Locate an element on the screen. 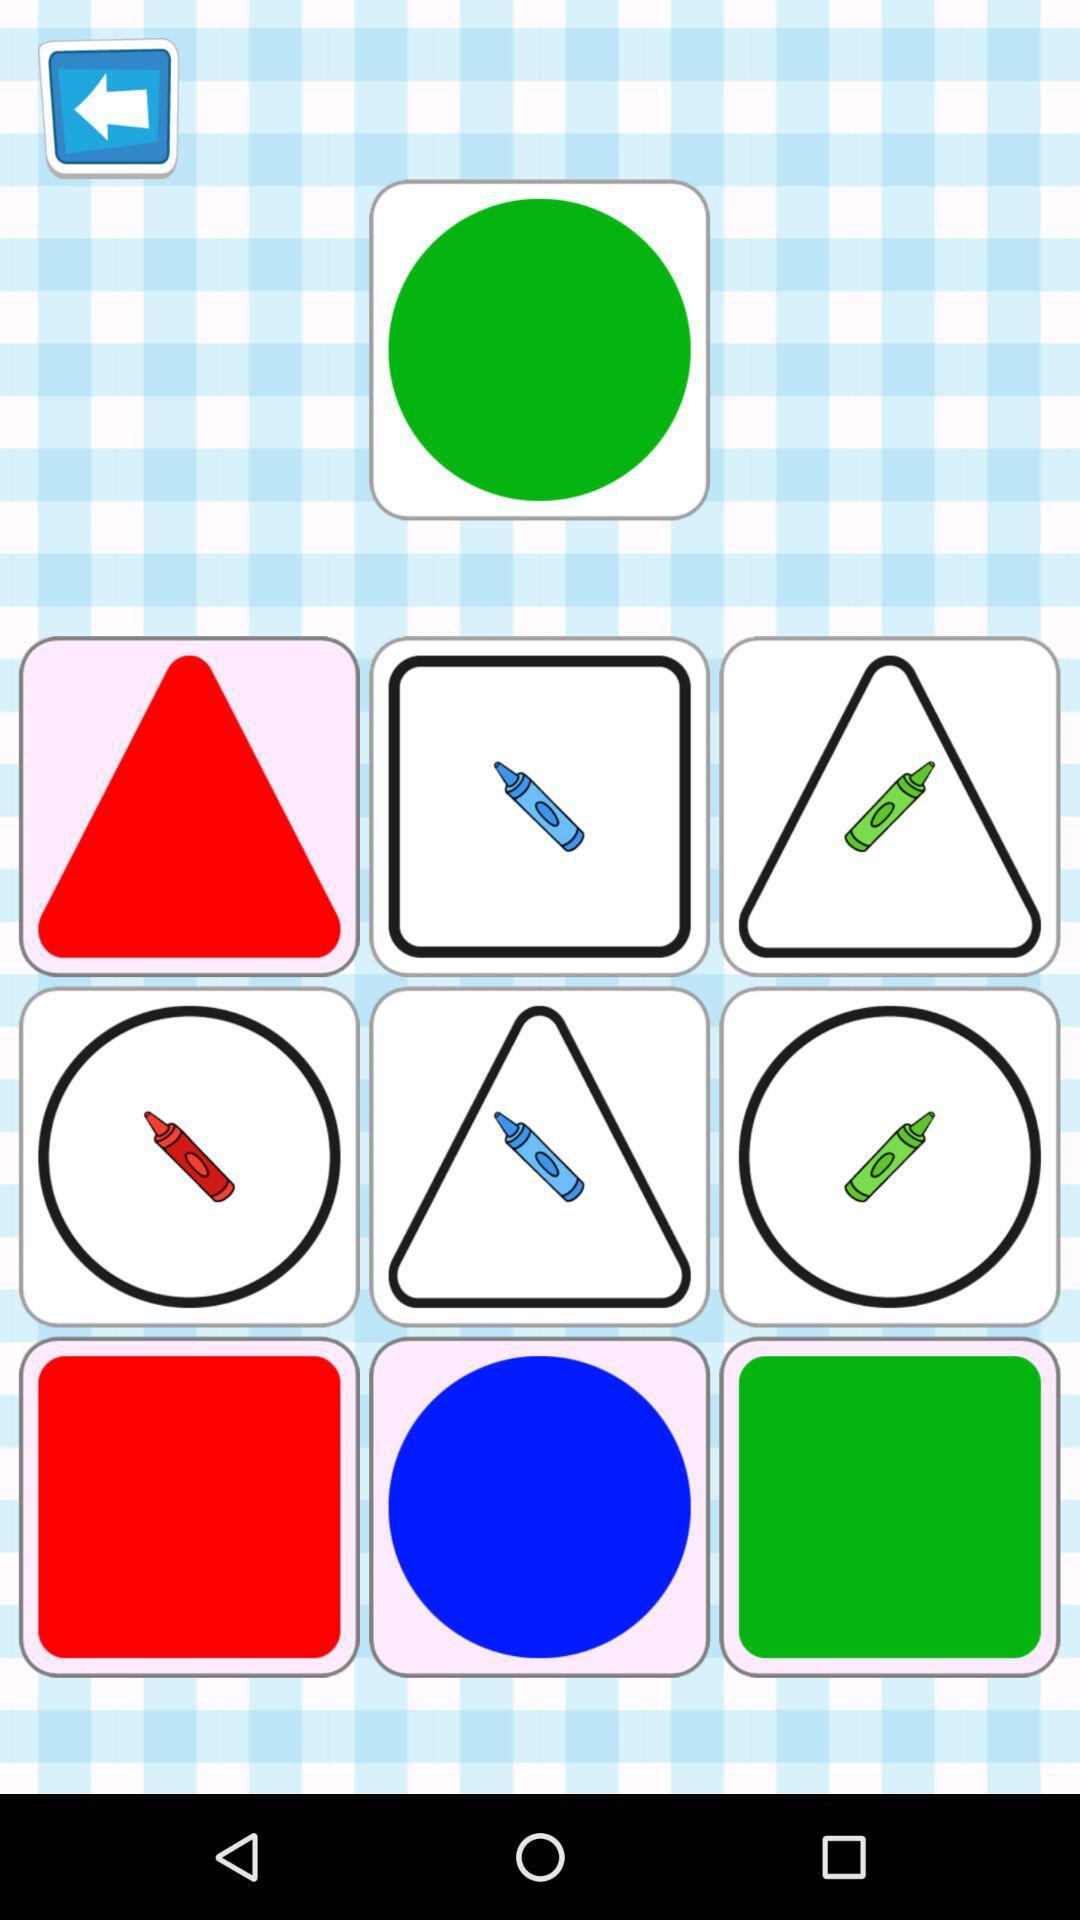 Image resolution: width=1080 pixels, height=1920 pixels. the arrow_backward icon is located at coordinates (108, 115).